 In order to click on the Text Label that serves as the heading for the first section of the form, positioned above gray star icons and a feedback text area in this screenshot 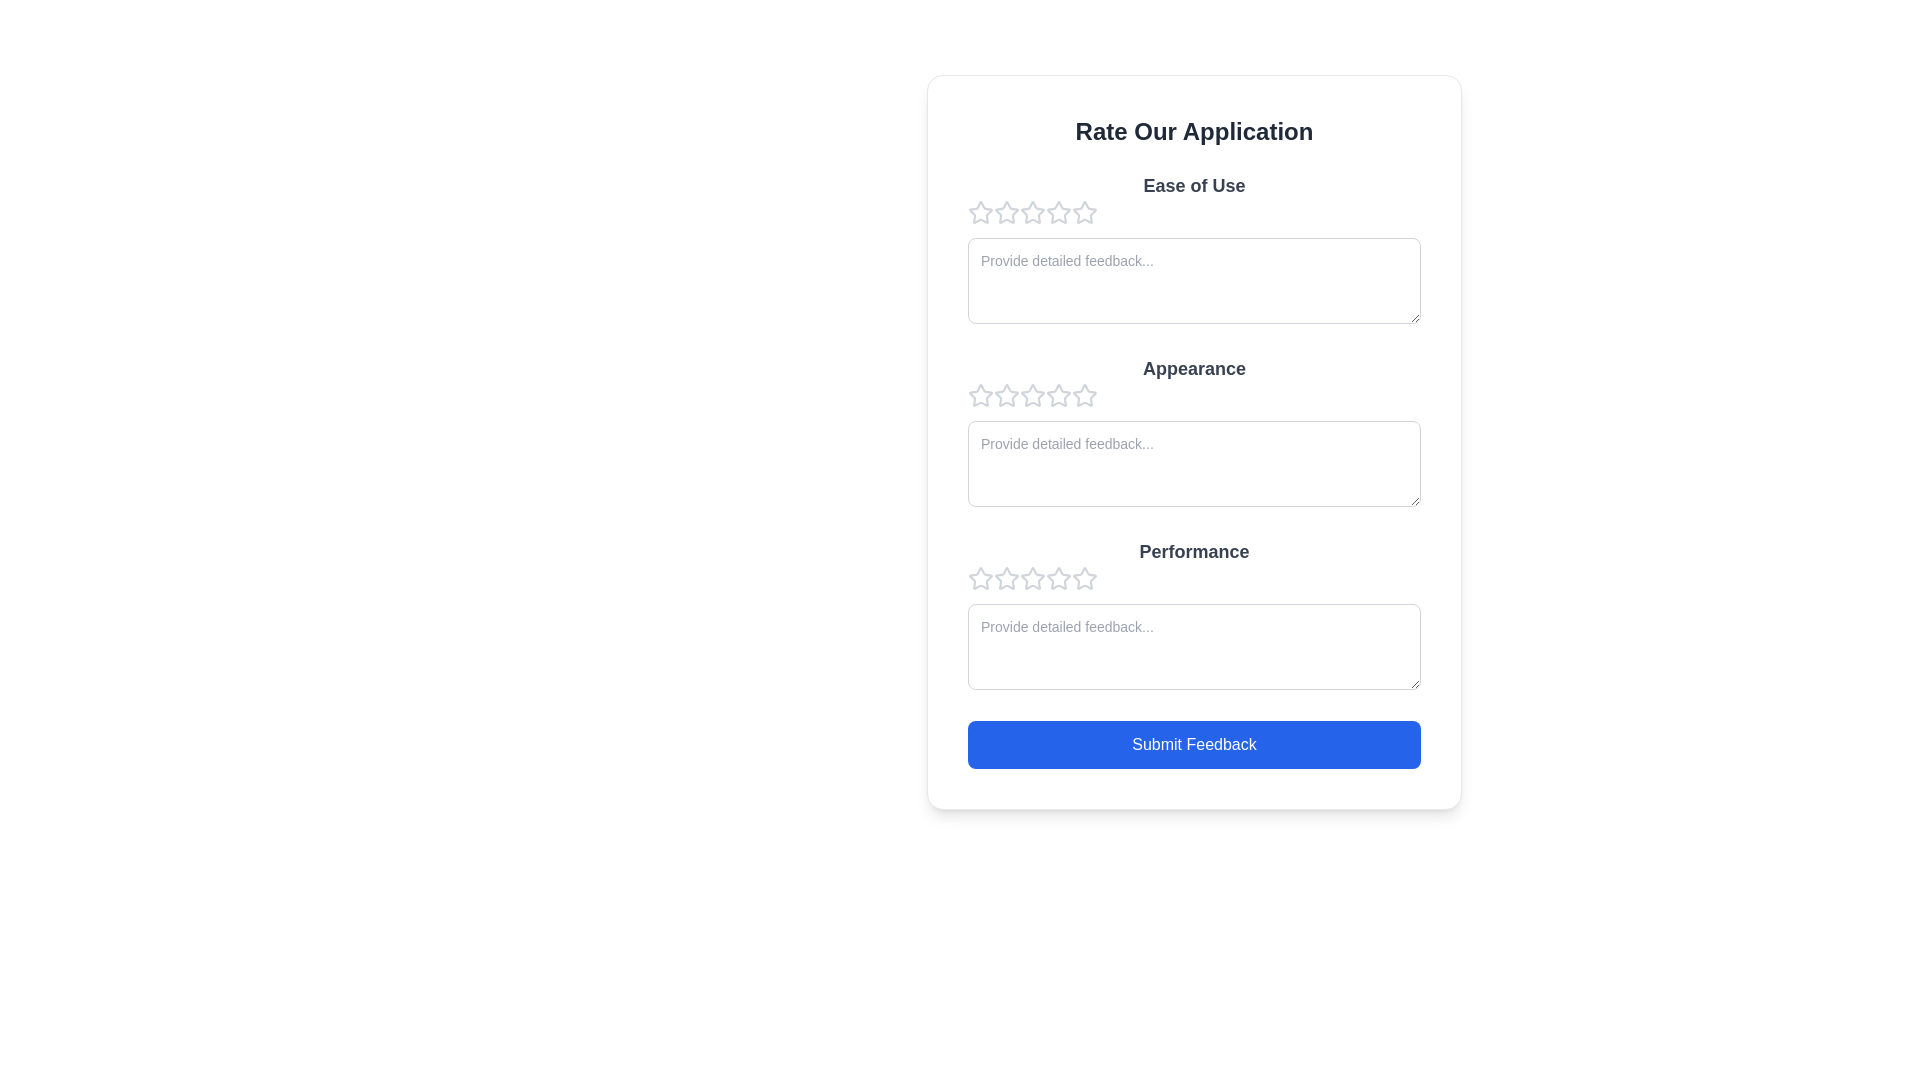, I will do `click(1194, 185)`.